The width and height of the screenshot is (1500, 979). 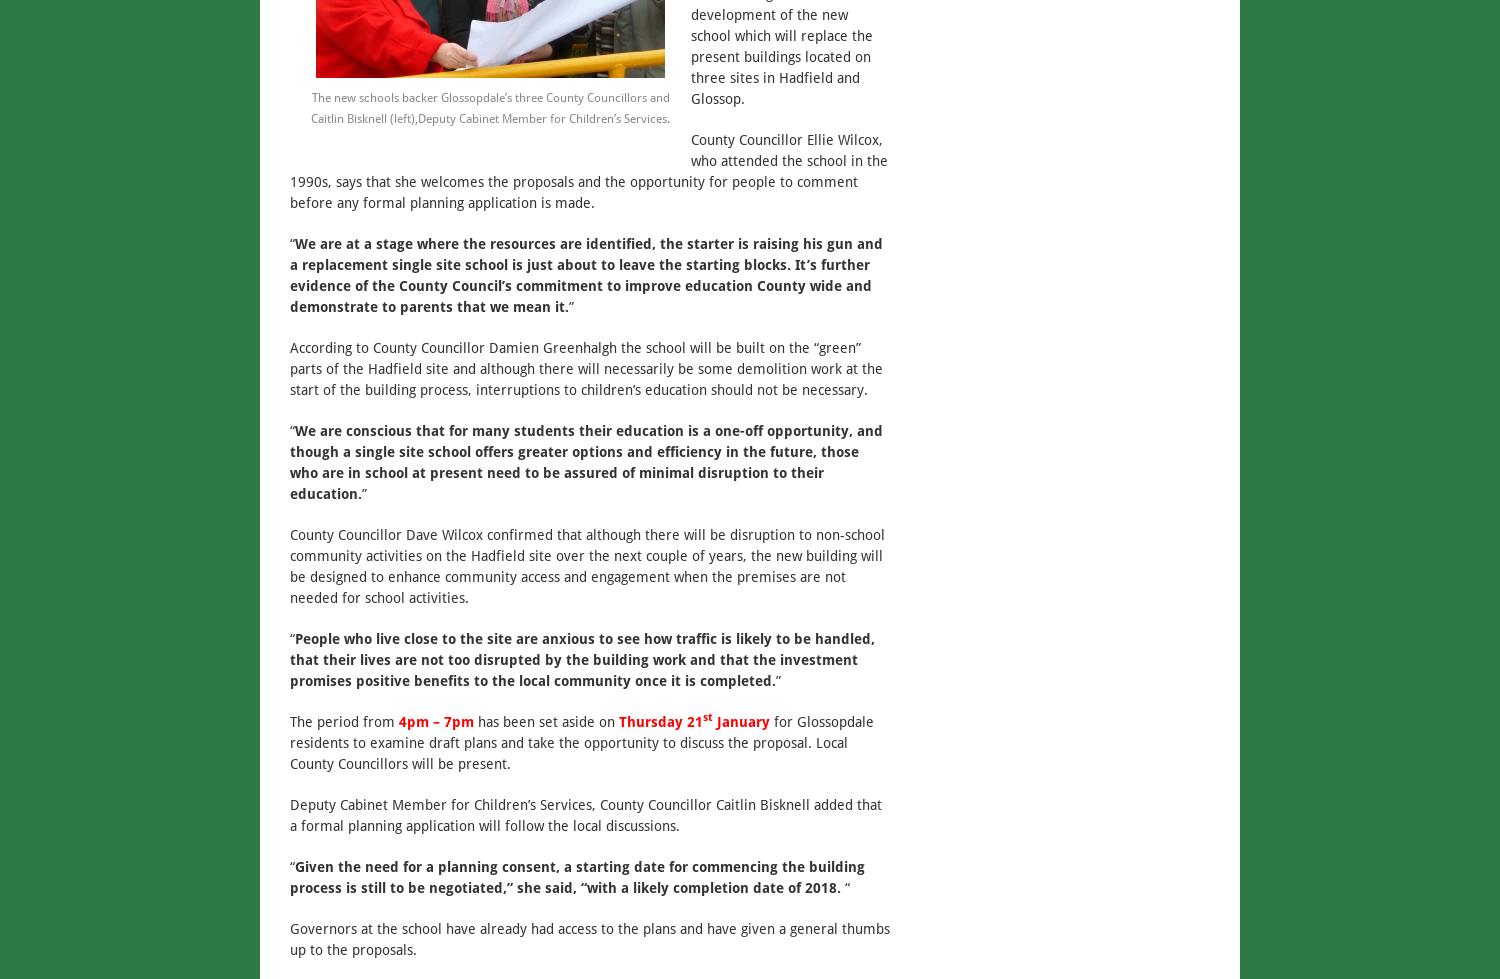 What do you see at coordinates (588, 170) in the screenshot?
I see `'County Councillor Ellie Wilcox, who attended the school in the 1990s, says that she welcomes the proposals and the opportunity for people to comment before any formal planning application is made.'` at bounding box center [588, 170].